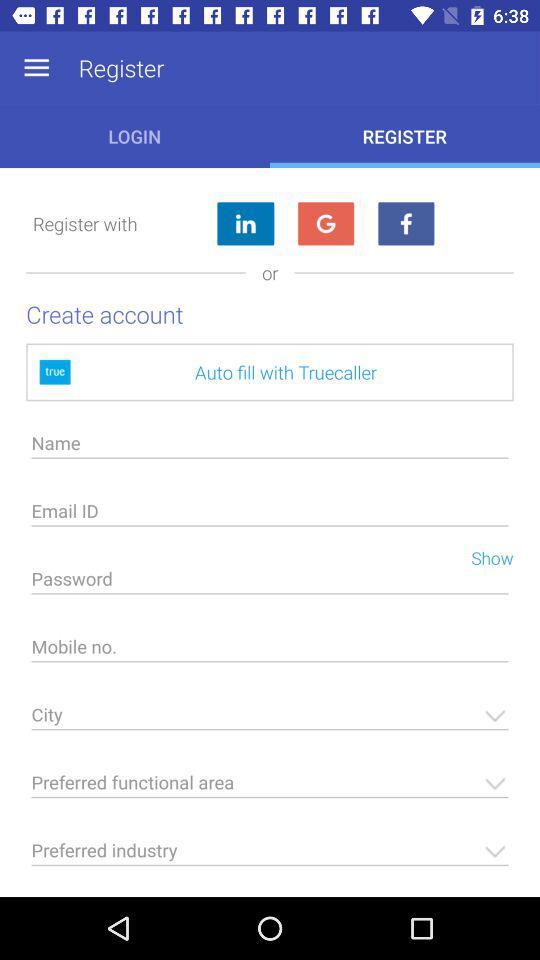 The height and width of the screenshot is (960, 540). I want to click on register with a google account, so click(325, 224).